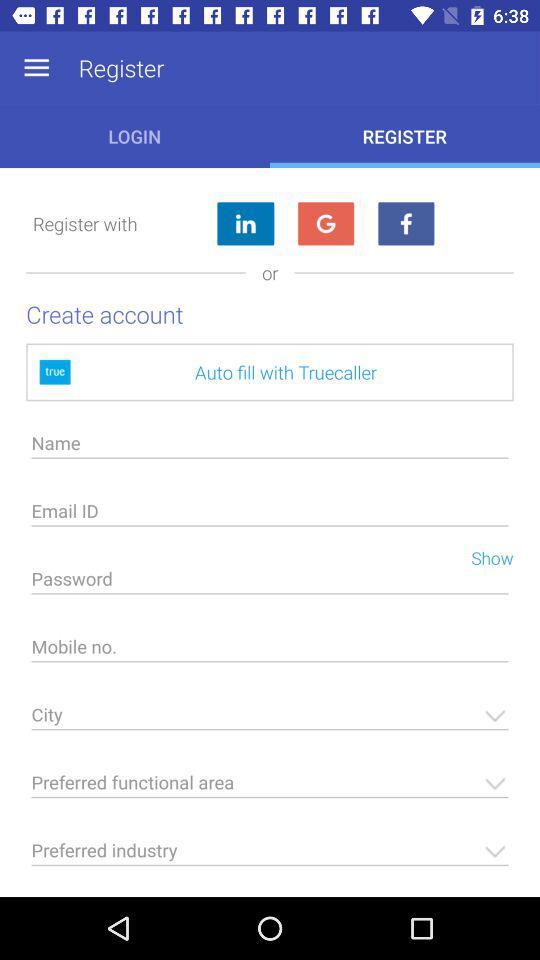 The height and width of the screenshot is (960, 540). I want to click on register with a google account, so click(325, 224).